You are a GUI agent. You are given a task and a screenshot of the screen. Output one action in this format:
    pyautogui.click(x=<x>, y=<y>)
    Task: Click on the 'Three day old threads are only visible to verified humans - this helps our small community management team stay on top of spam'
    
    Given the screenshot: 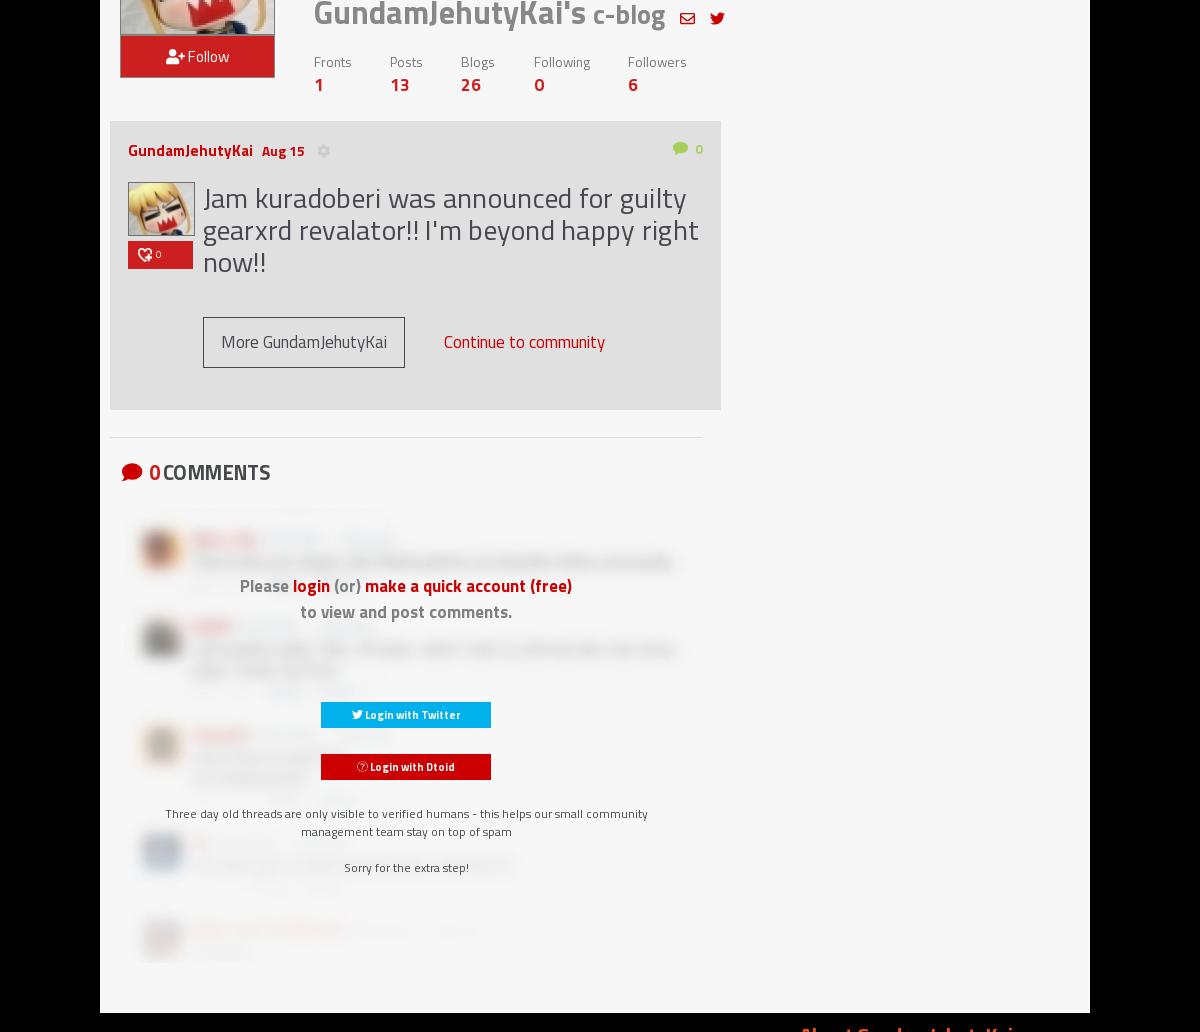 What is the action you would take?
    pyautogui.click(x=163, y=821)
    